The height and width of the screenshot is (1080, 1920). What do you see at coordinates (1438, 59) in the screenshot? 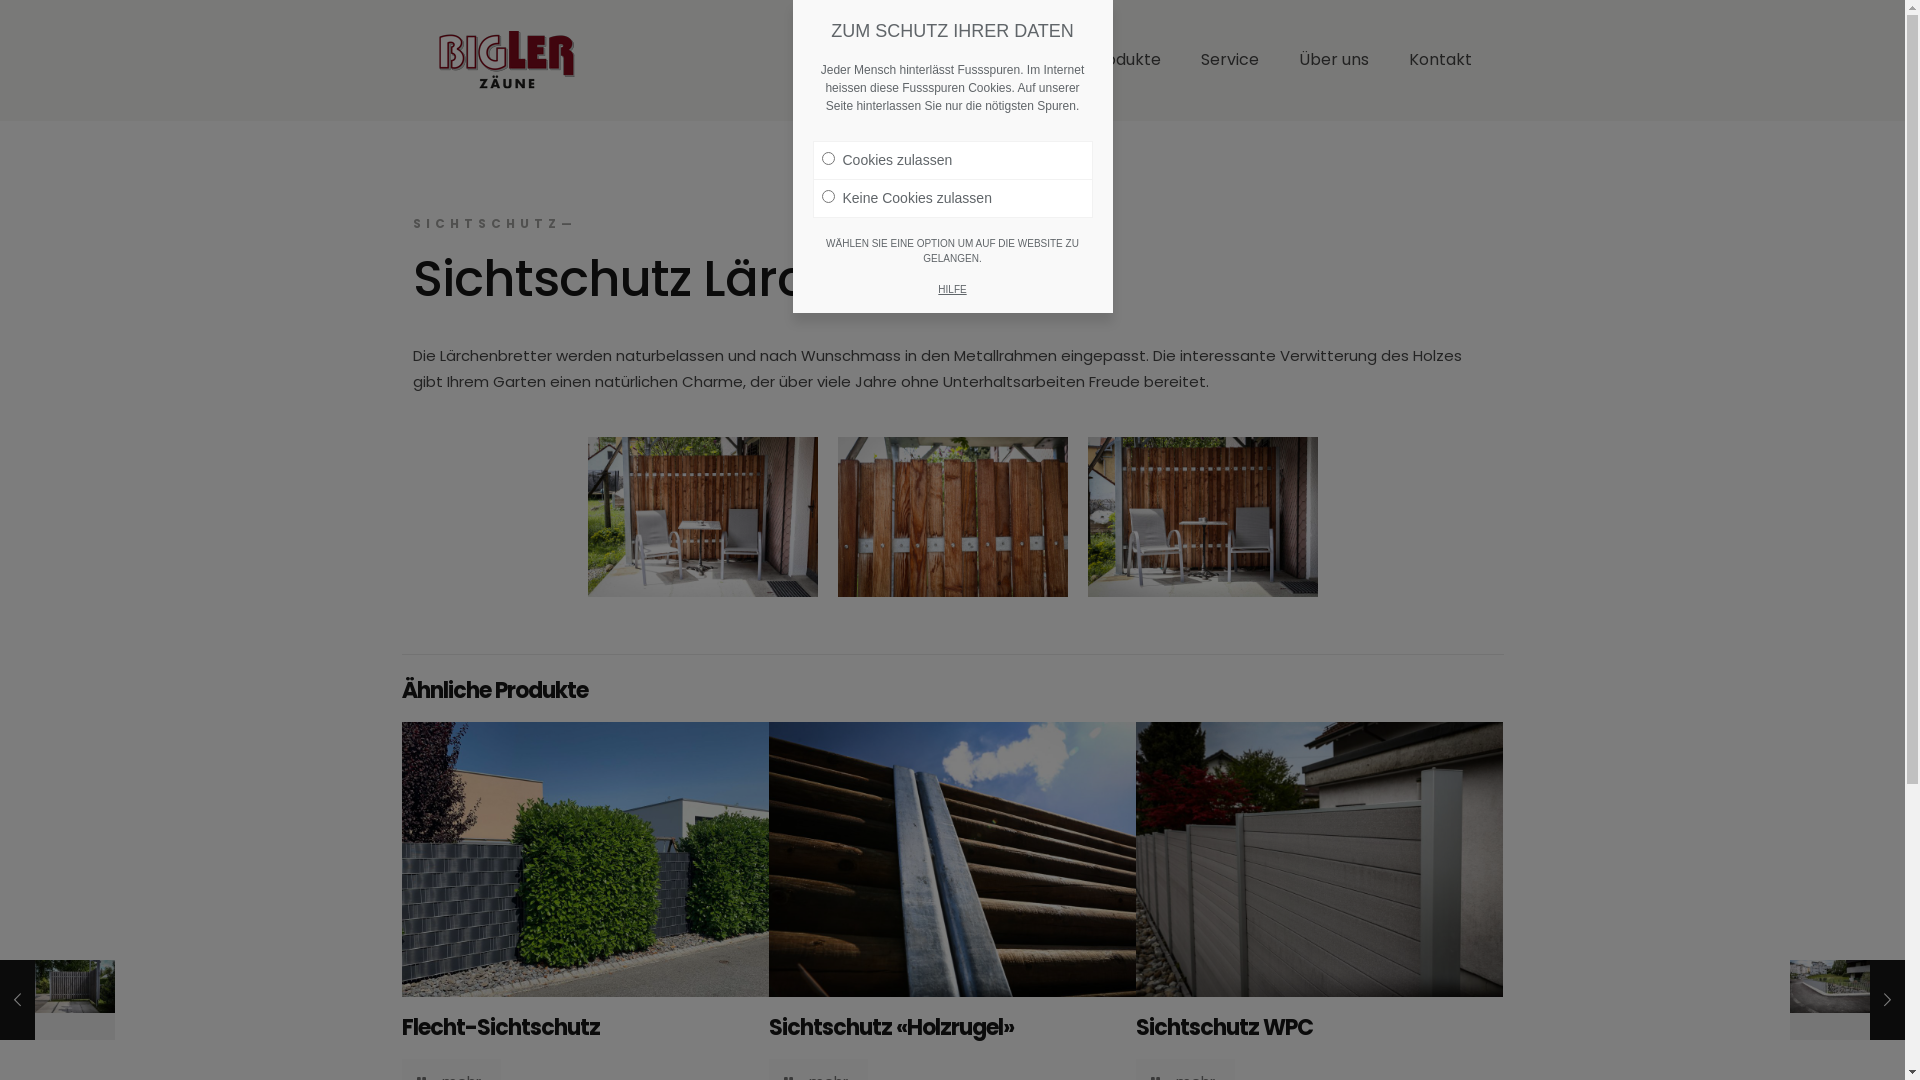
I see `'Kontakt'` at bounding box center [1438, 59].